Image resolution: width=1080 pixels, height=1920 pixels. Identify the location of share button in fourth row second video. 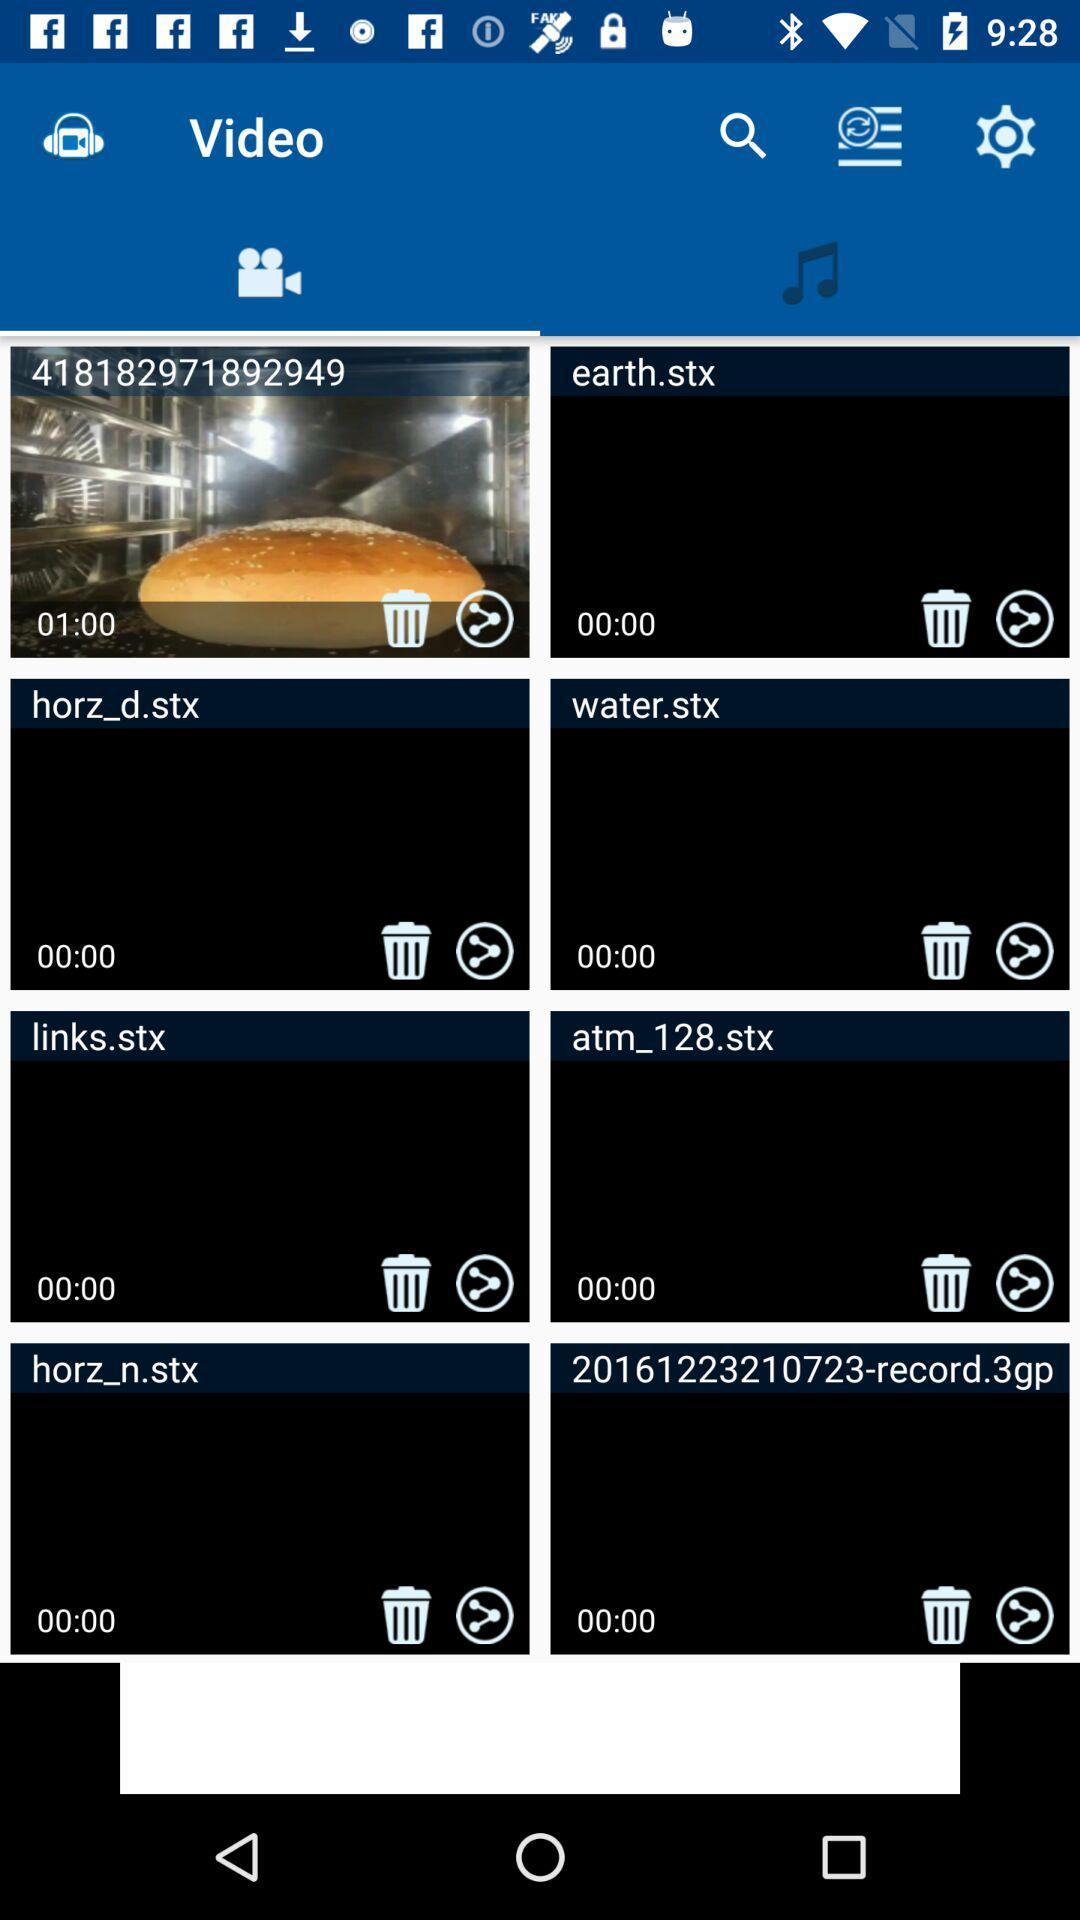
(1025, 1615).